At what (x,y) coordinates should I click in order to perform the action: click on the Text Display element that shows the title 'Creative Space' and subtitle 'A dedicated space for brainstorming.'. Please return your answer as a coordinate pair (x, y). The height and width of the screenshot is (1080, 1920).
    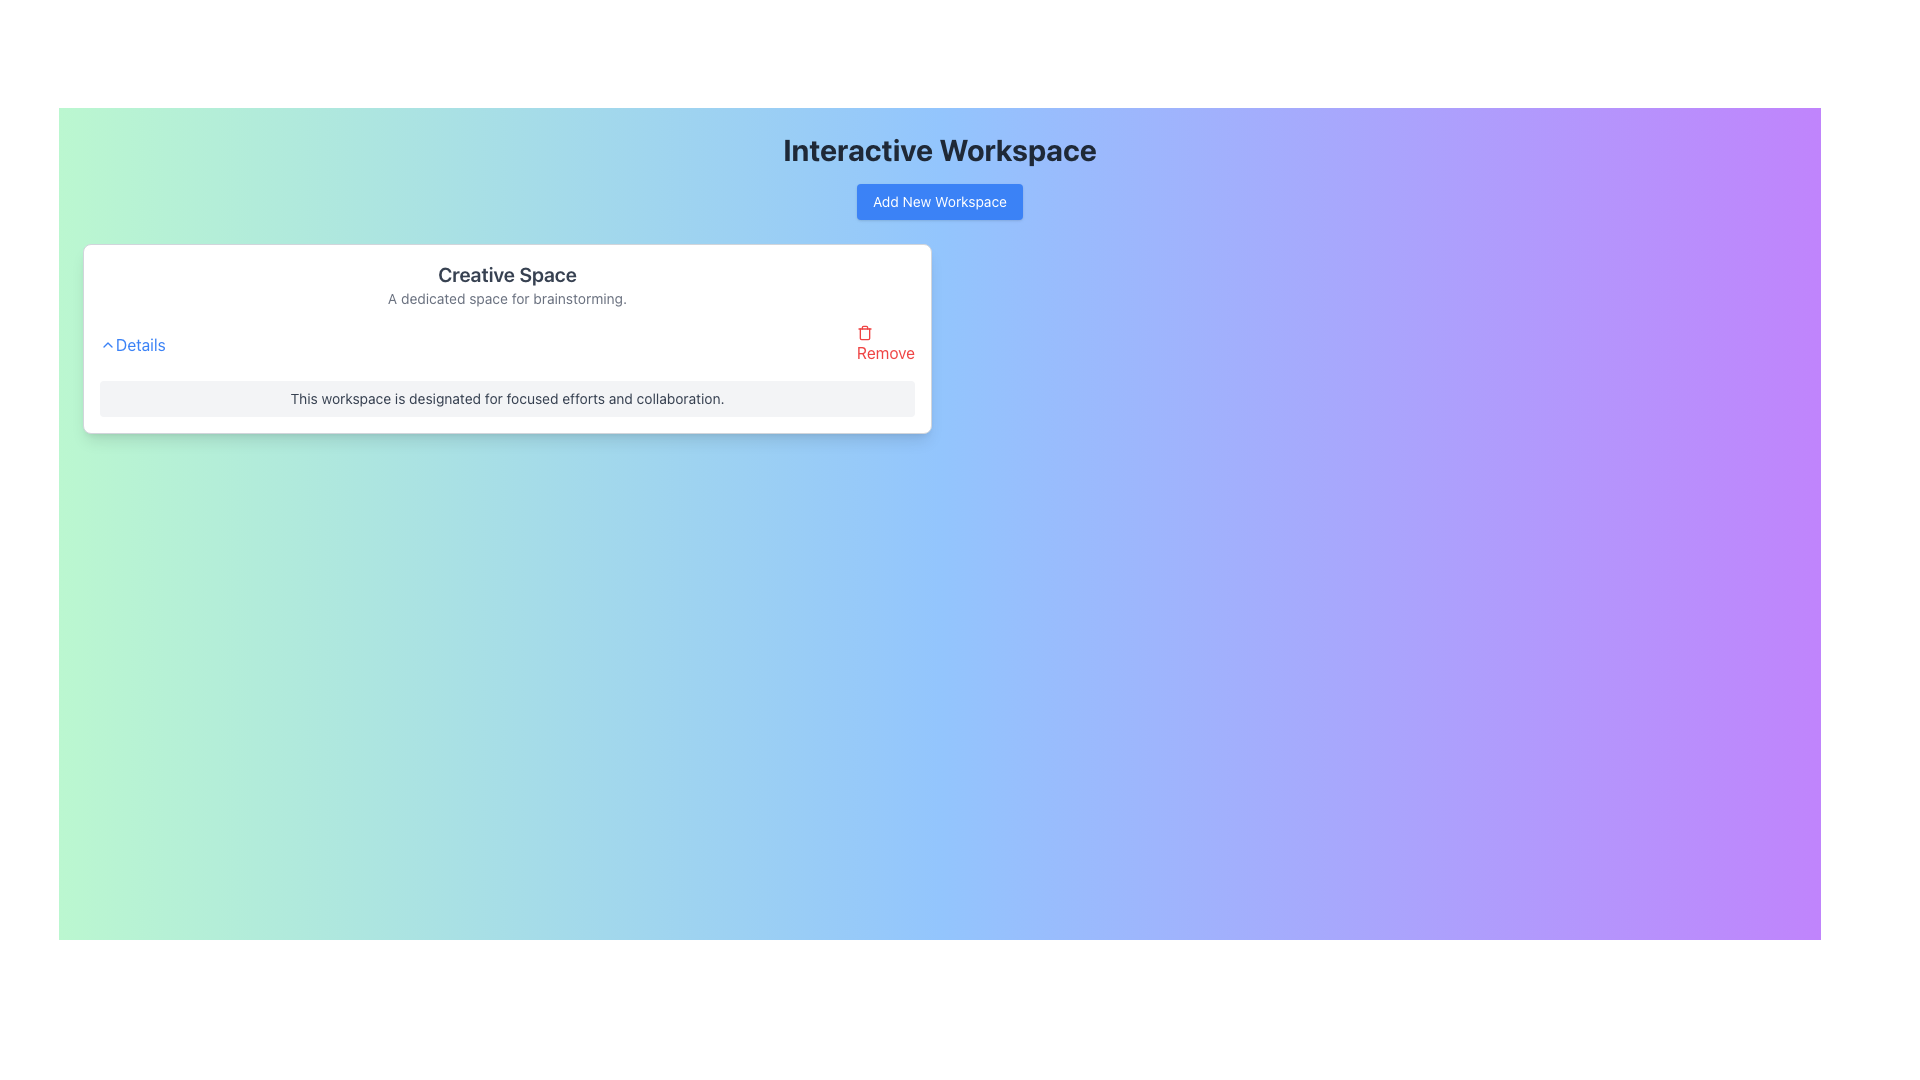
    Looking at the image, I should click on (507, 285).